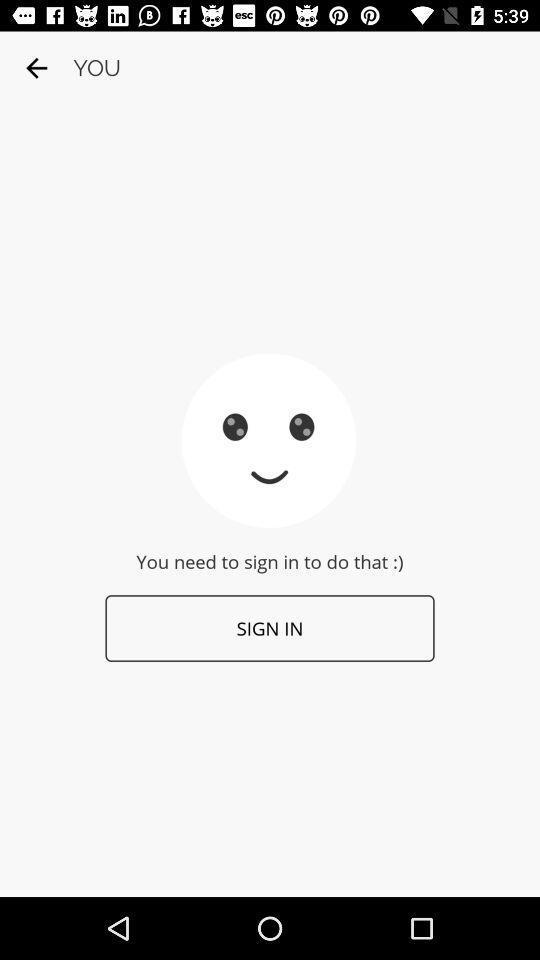 This screenshot has width=540, height=960. What do you see at coordinates (36, 68) in the screenshot?
I see `the icon to the left of you item` at bounding box center [36, 68].